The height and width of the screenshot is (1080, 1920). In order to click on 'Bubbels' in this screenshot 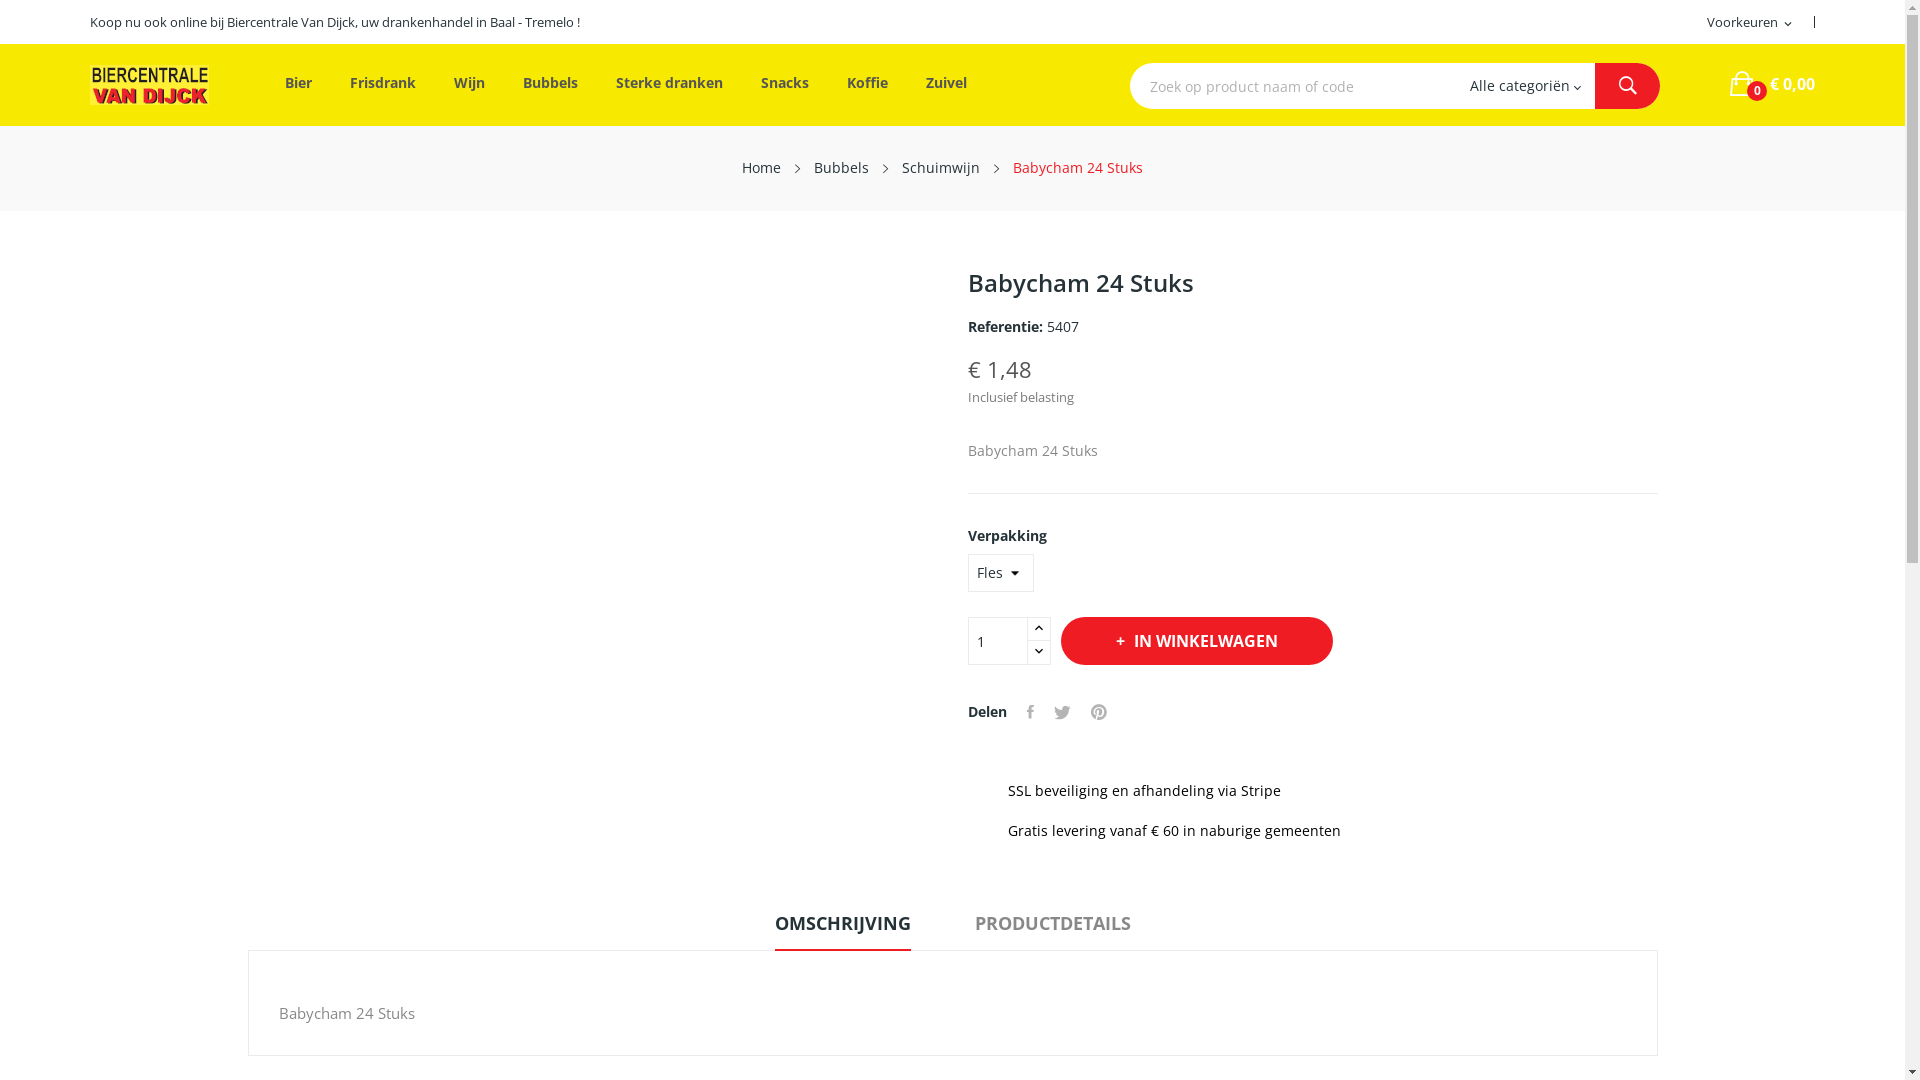, I will do `click(841, 167)`.